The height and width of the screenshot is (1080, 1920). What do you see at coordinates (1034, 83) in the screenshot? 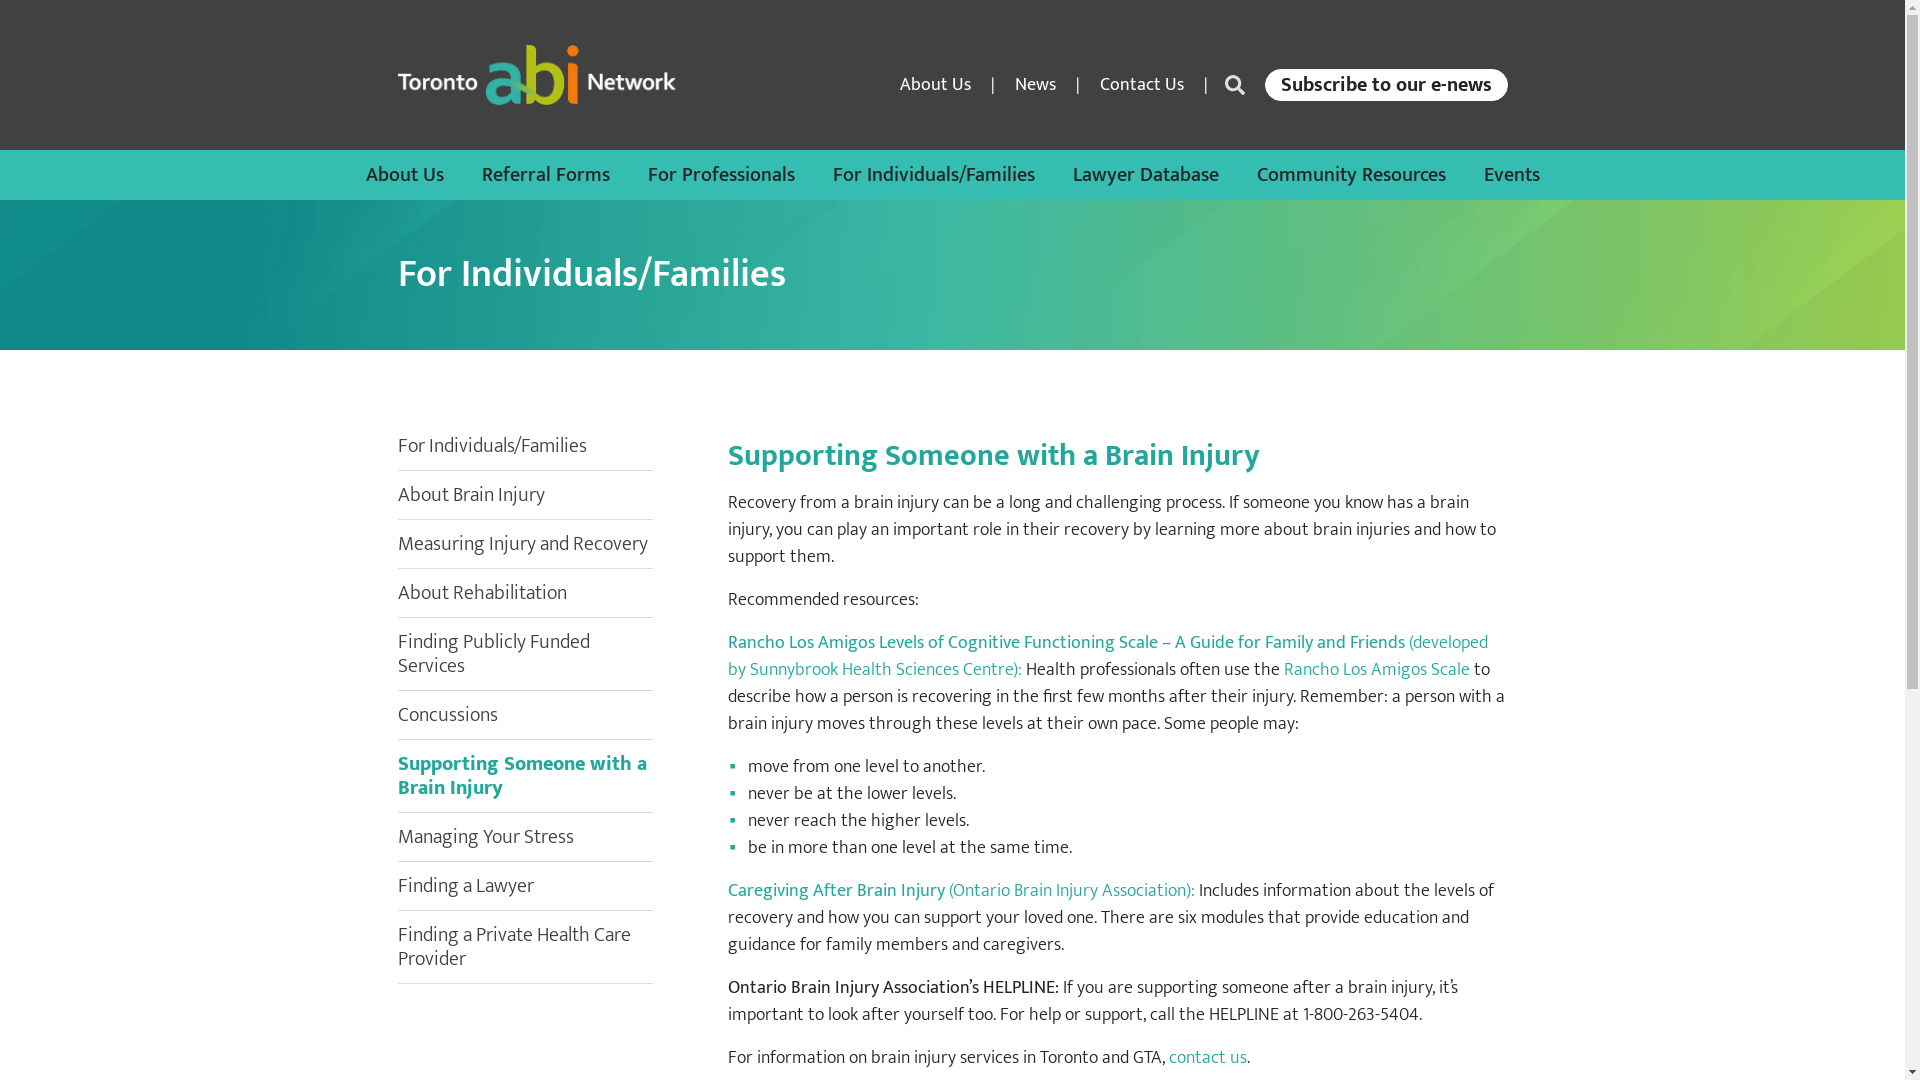
I see `'News'` at bounding box center [1034, 83].